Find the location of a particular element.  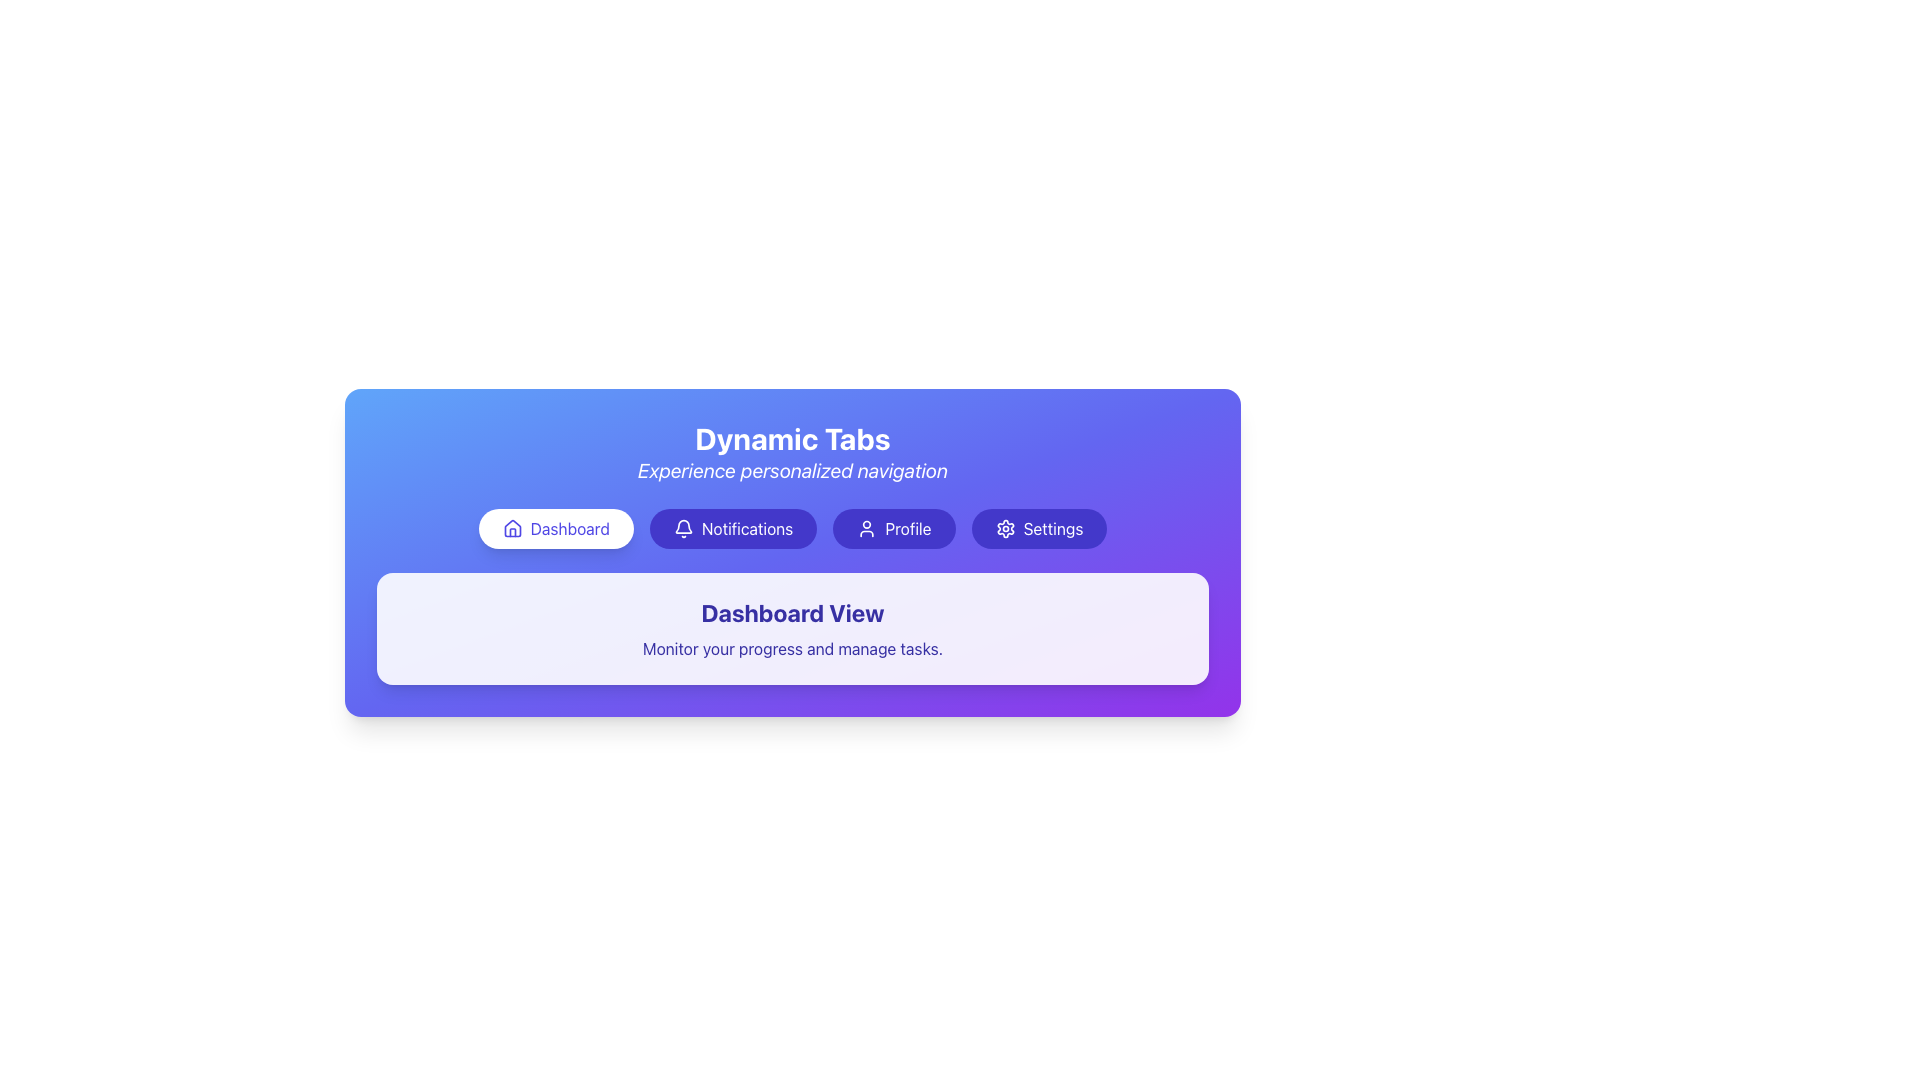

the header Static Text element that indicates the purpose or theme of the content below, positioned above 'Experience personalized navigation' is located at coordinates (791, 438).